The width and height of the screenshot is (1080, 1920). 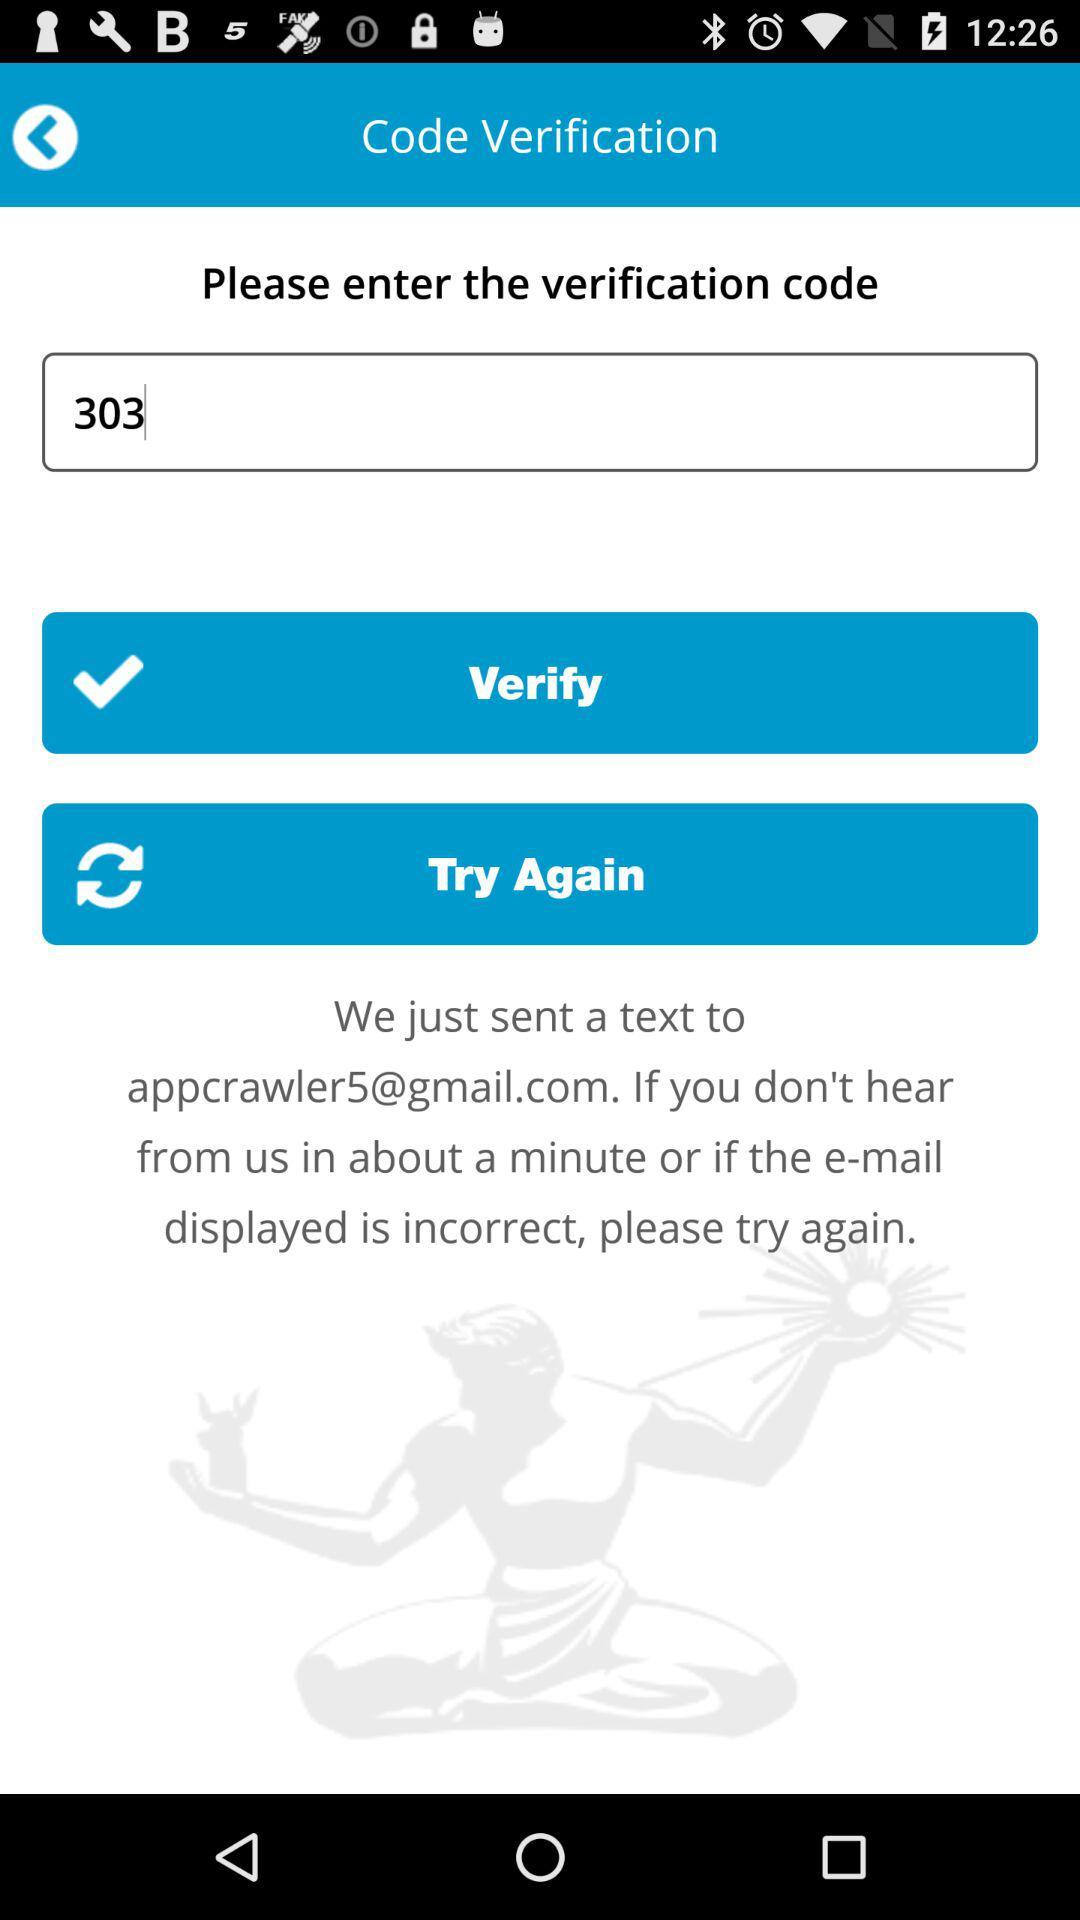 I want to click on the arrow_backward icon, so click(x=45, y=145).